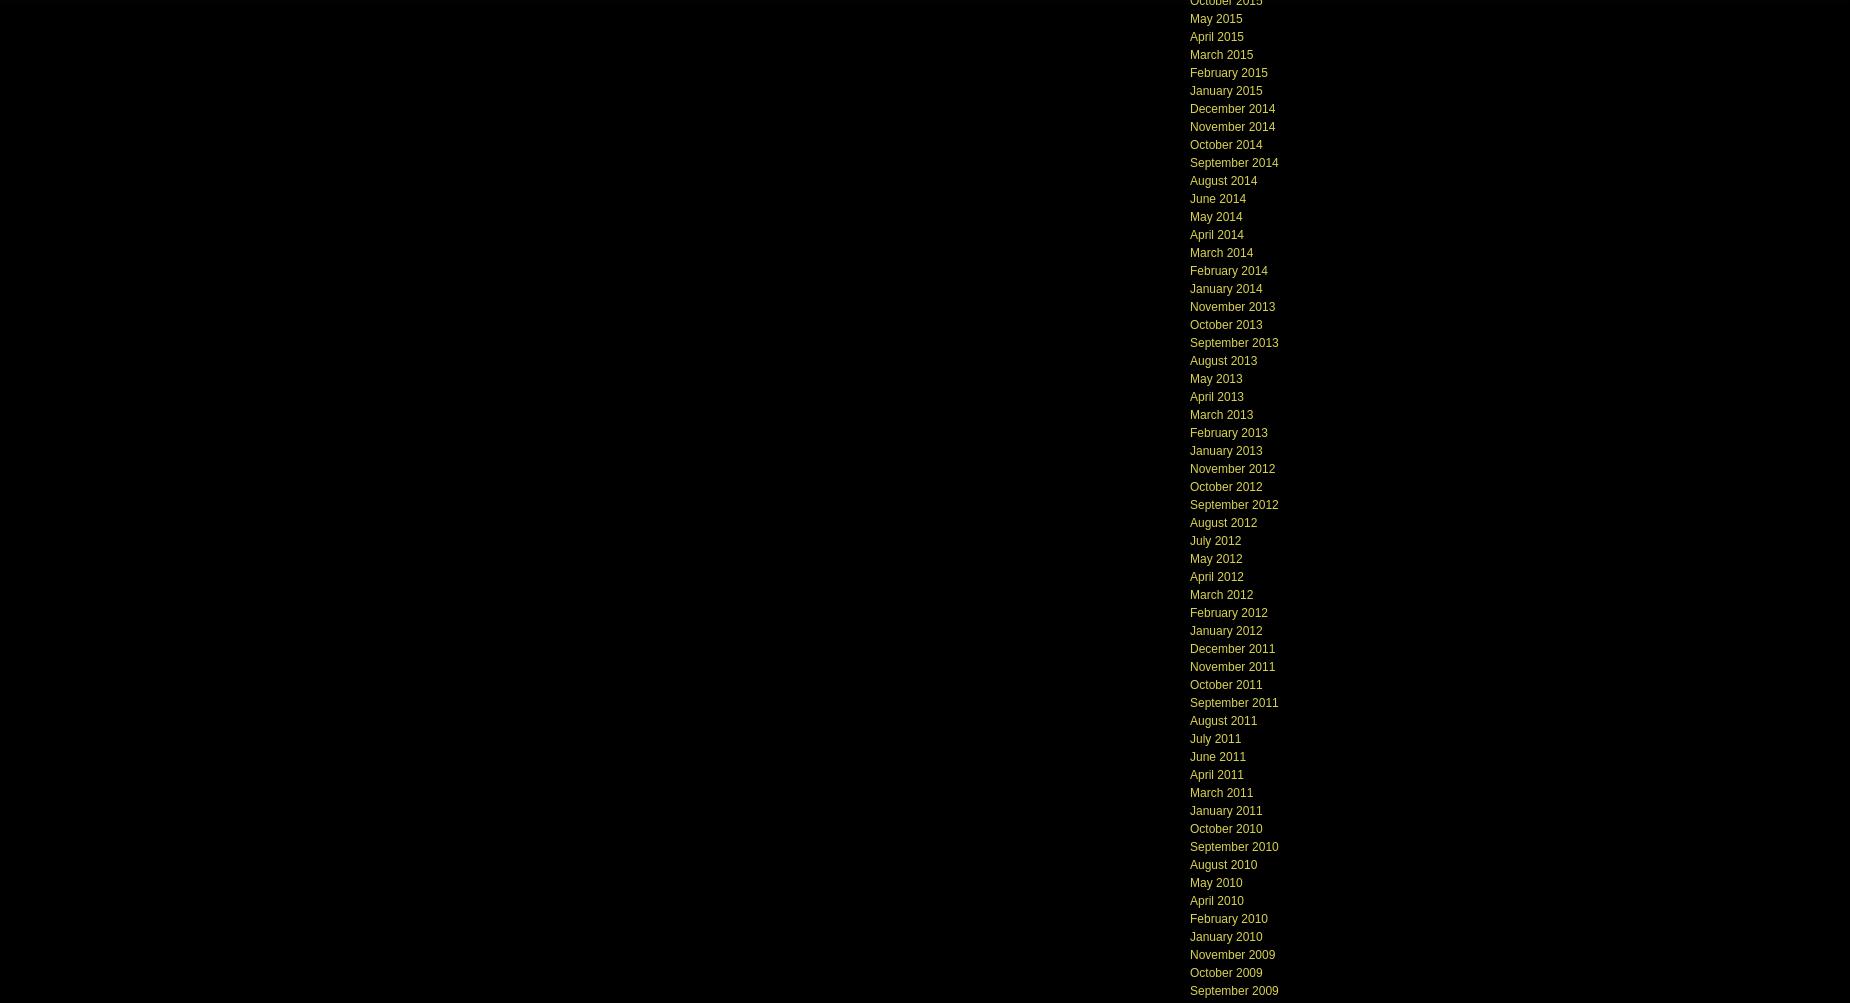  I want to click on 'June 2011', so click(1217, 754).